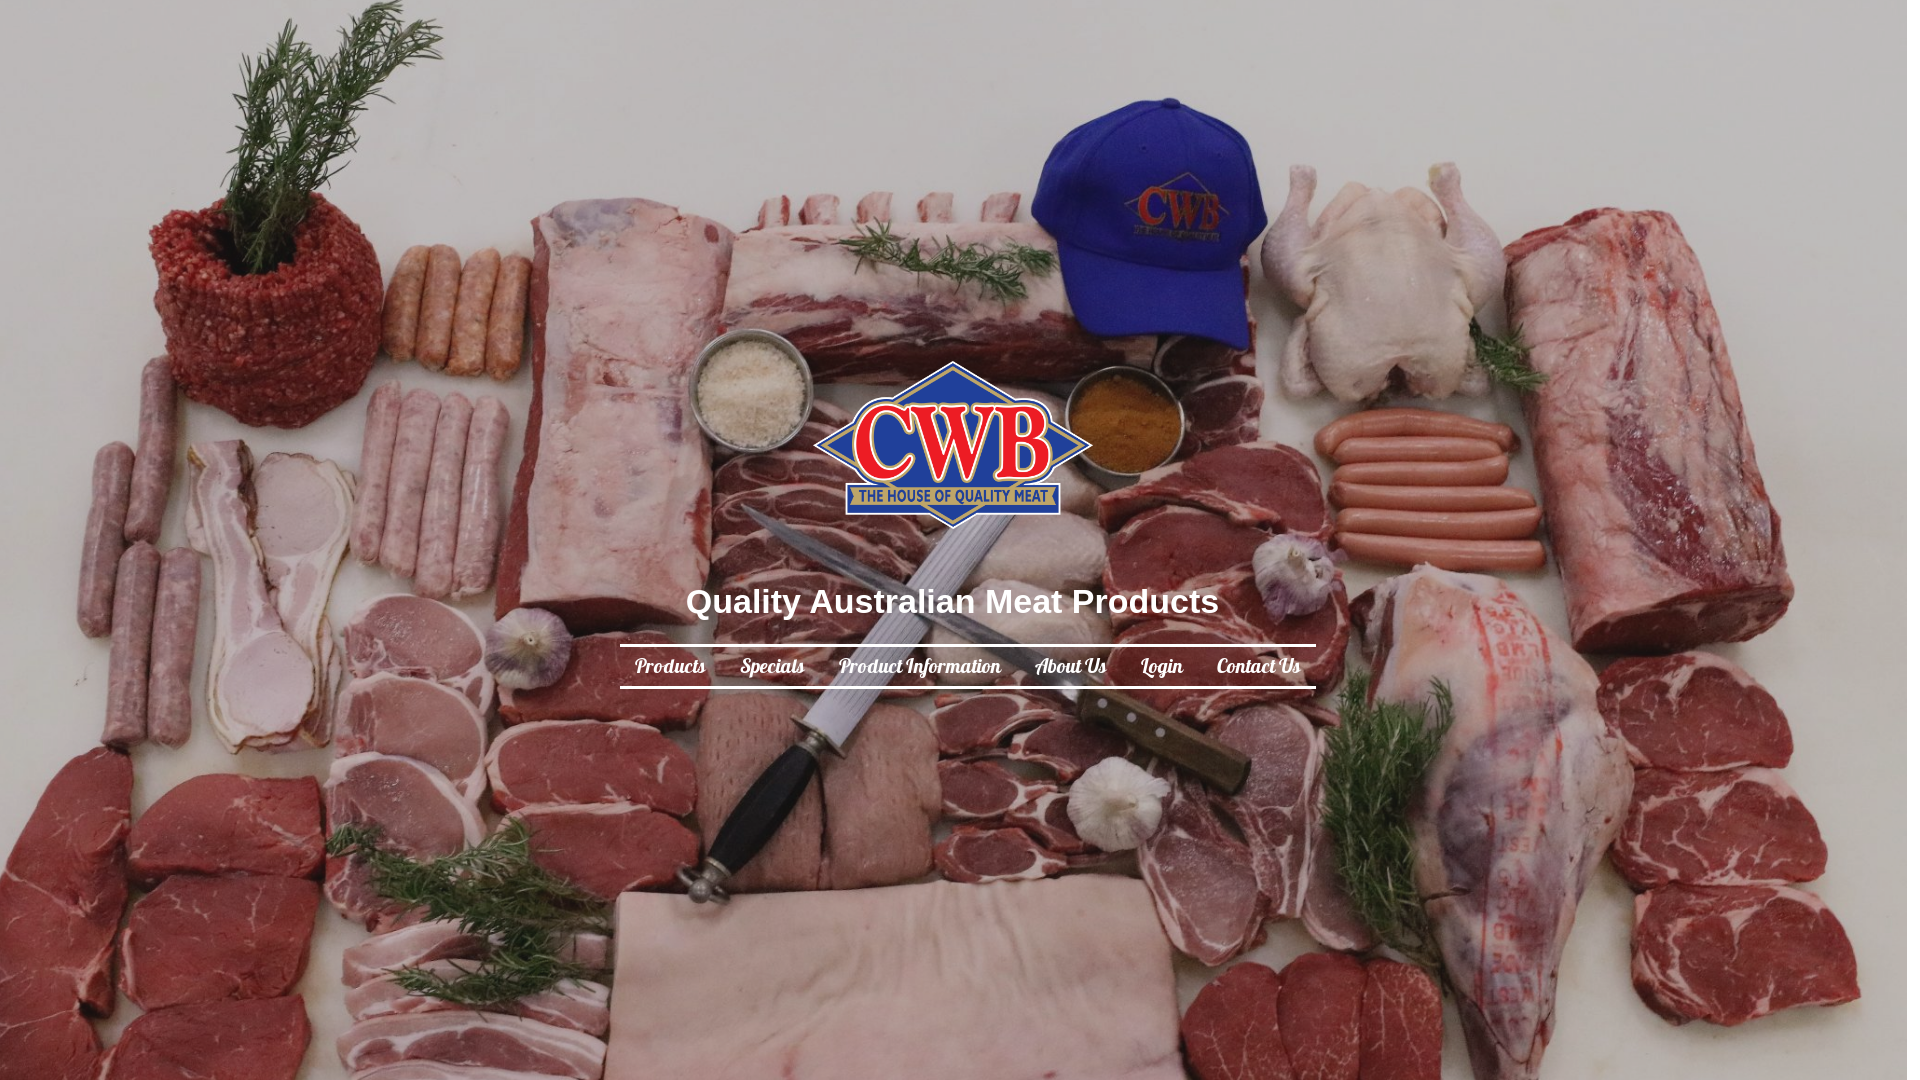 The height and width of the screenshot is (1080, 1920). Describe the element at coordinates (771, 668) in the screenshot. I see `'Specials'` at that location.